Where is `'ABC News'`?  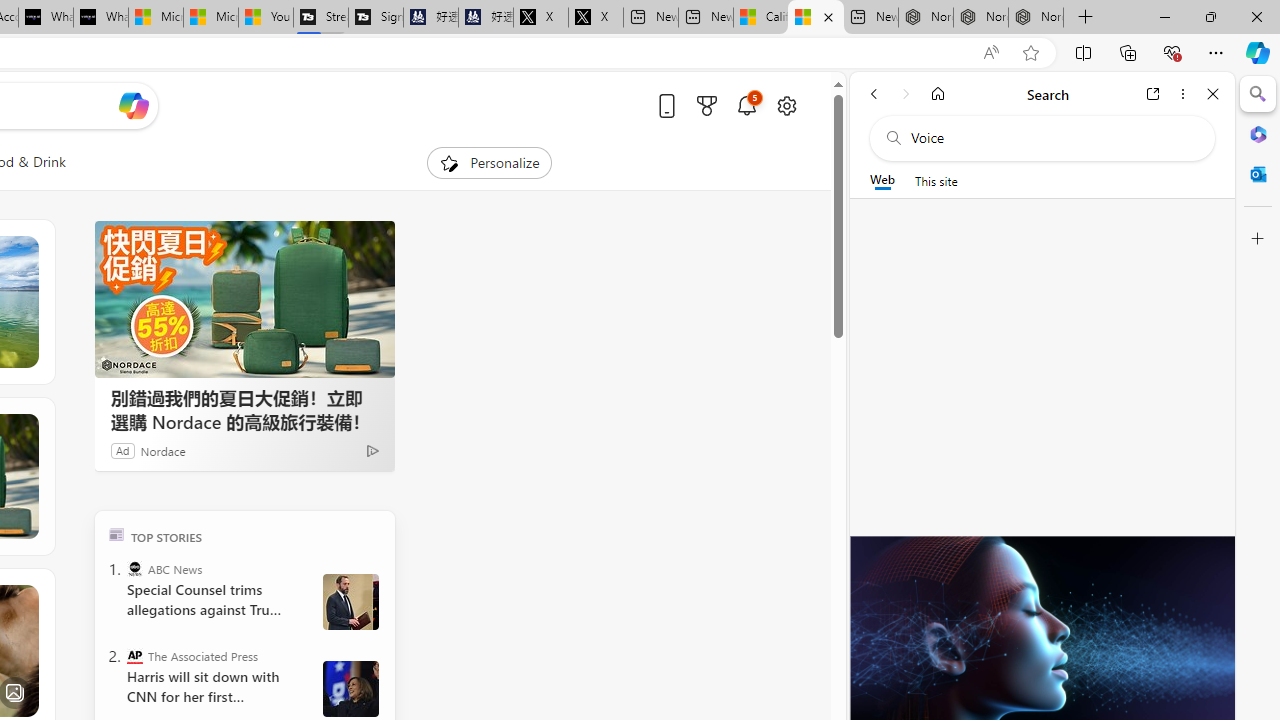
'ABC News' is located at coordinates (134, 568).